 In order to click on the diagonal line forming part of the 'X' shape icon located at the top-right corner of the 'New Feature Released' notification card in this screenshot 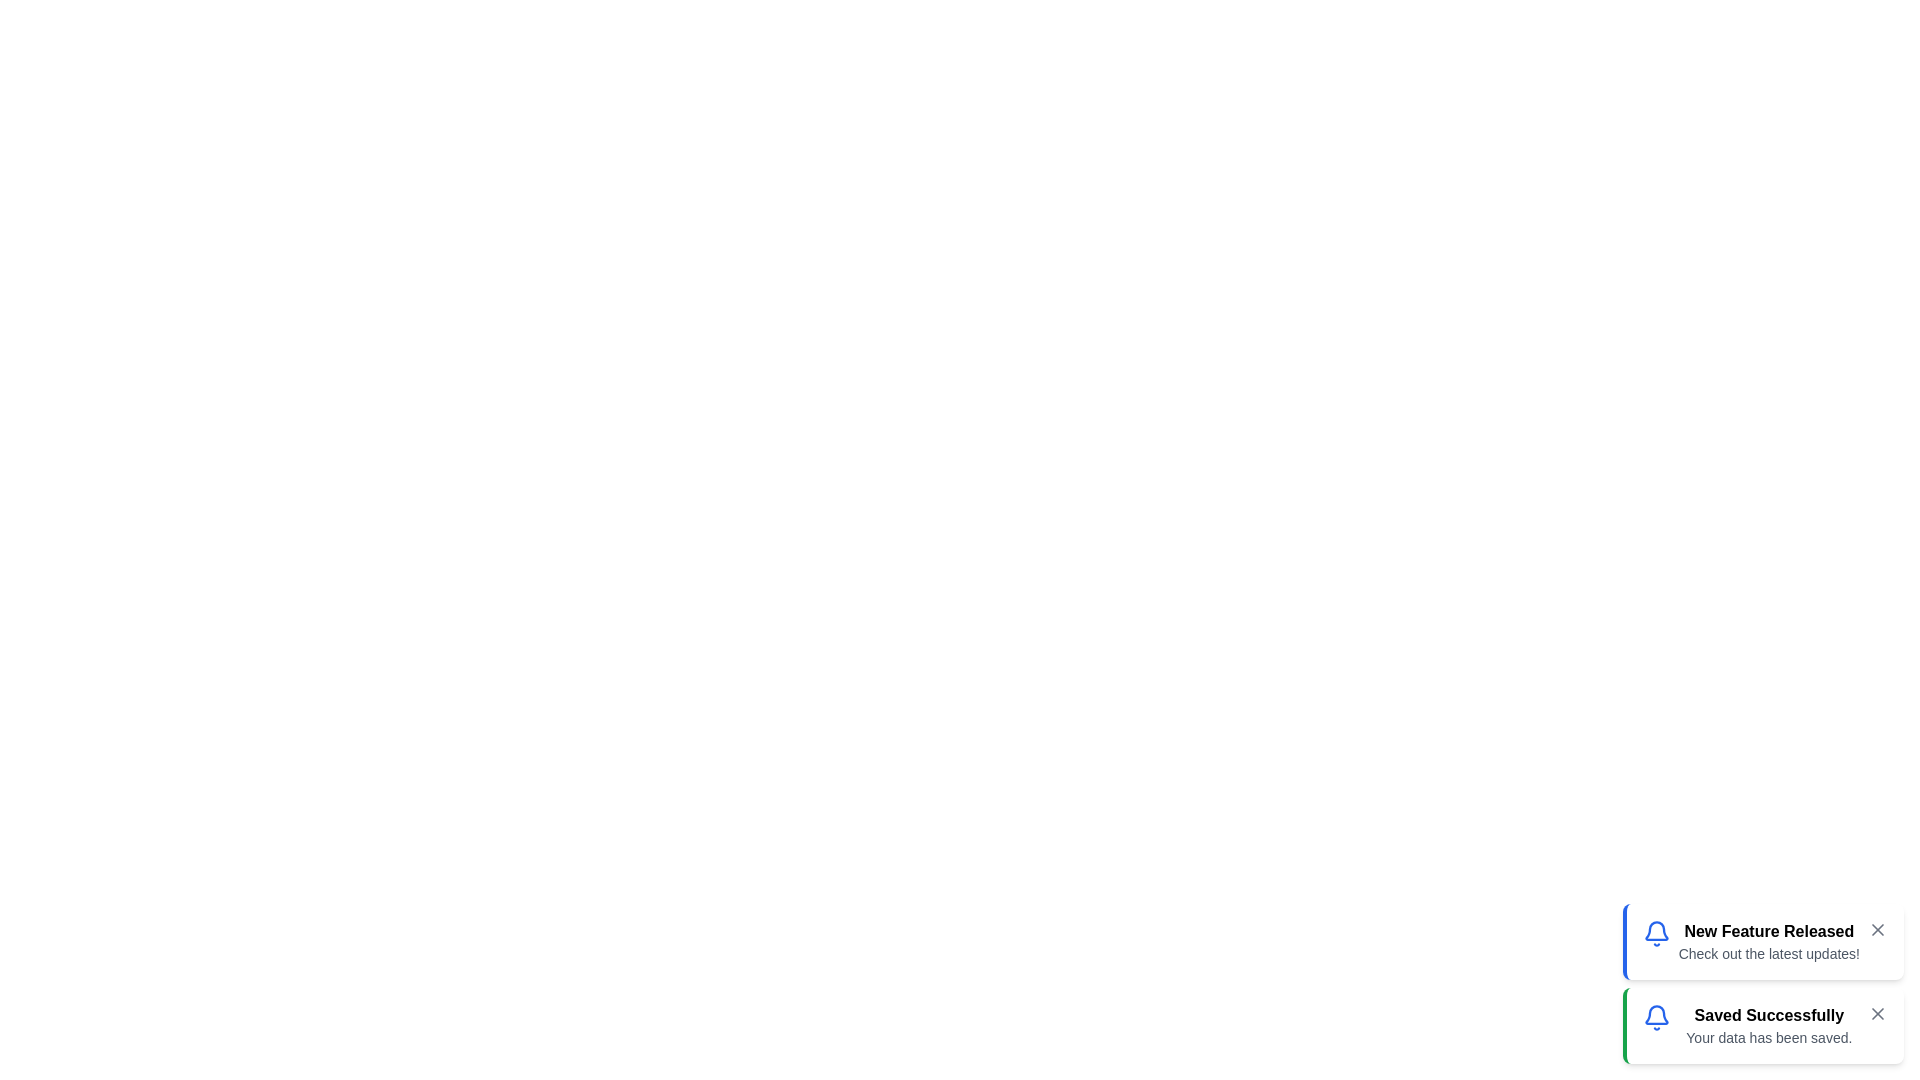, I will do `click(1876, 929)`.